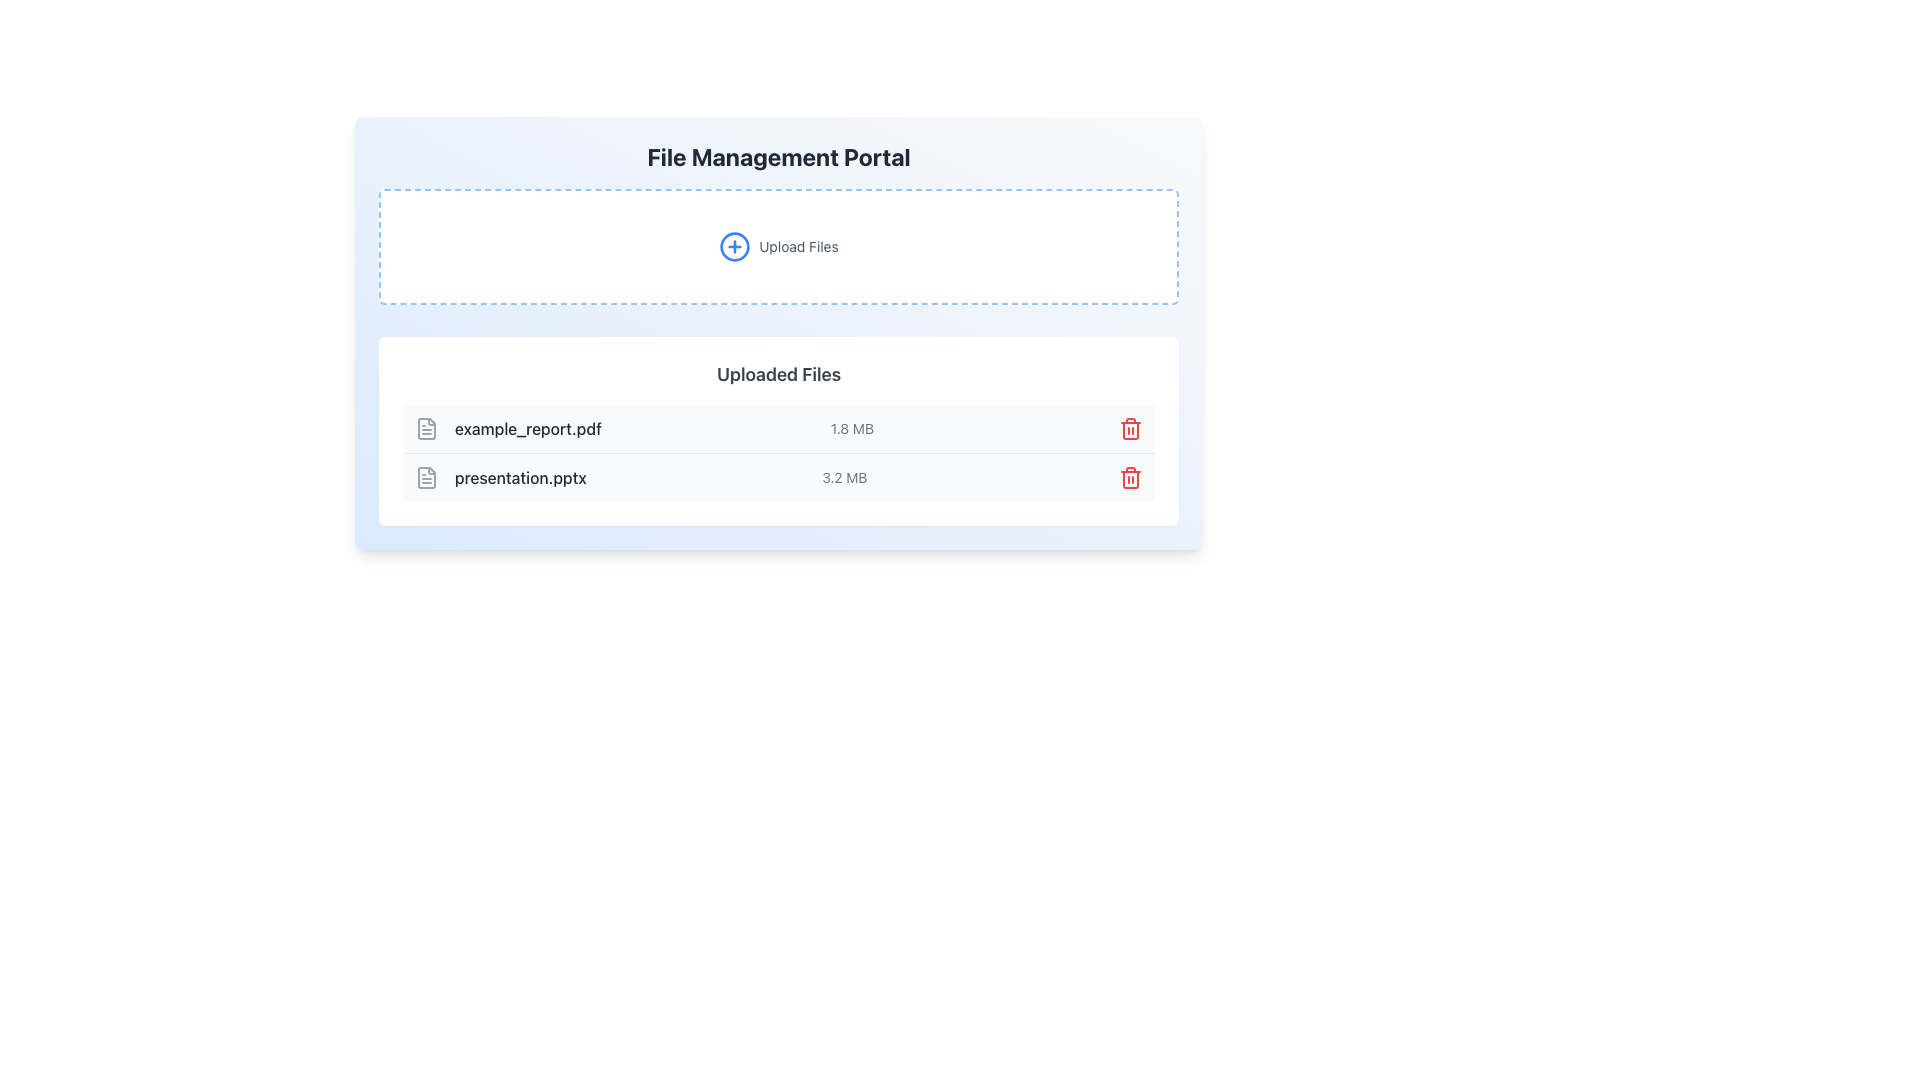  I want to click on the Text Label displaying the filename 'presentation.pptx' located in the second row of the uploaded files table, positioned between the file icon and the delete action icon, so click(520, 478).